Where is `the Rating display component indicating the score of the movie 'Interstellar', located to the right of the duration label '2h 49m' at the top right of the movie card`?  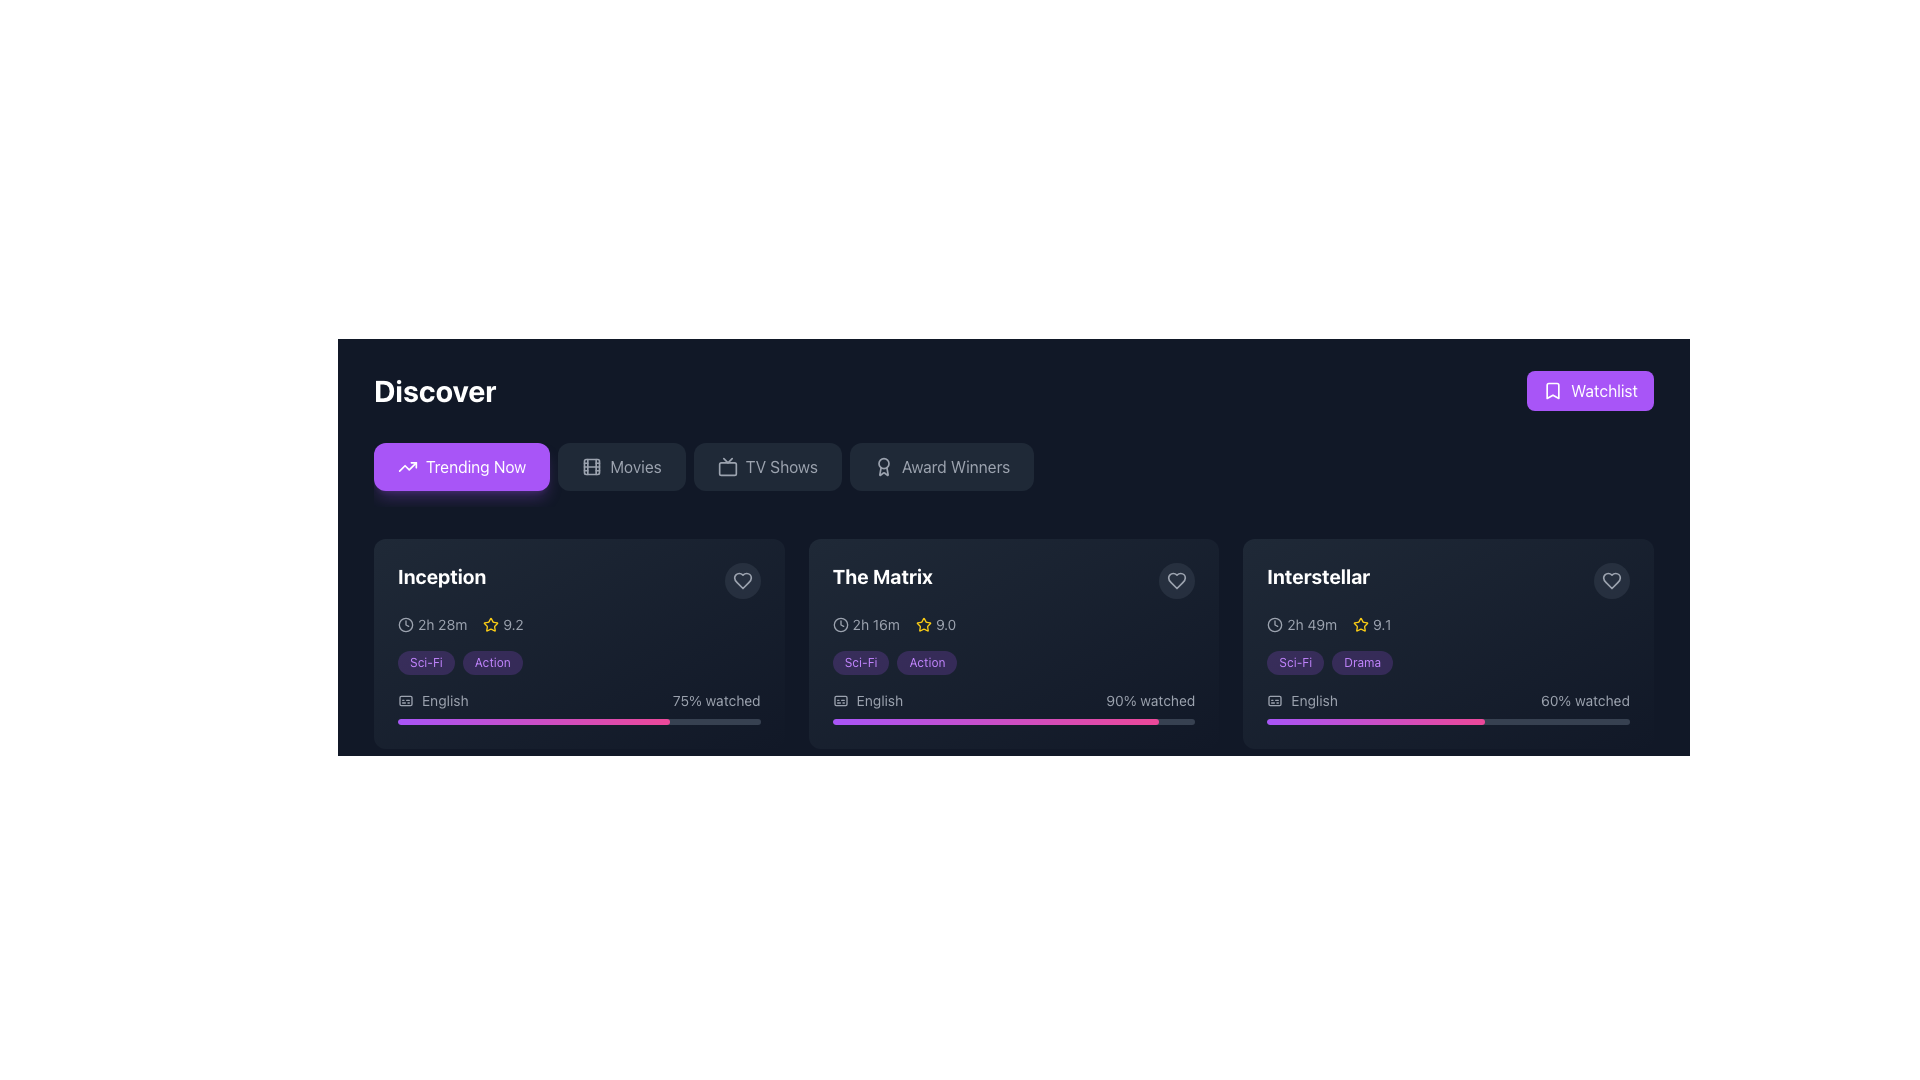
the Rating display component indicating the score of the movie 'Interstellar', located to the right of the duration label '2h 49m' at the top right of the movie card is located at coordinates (1371, 623).